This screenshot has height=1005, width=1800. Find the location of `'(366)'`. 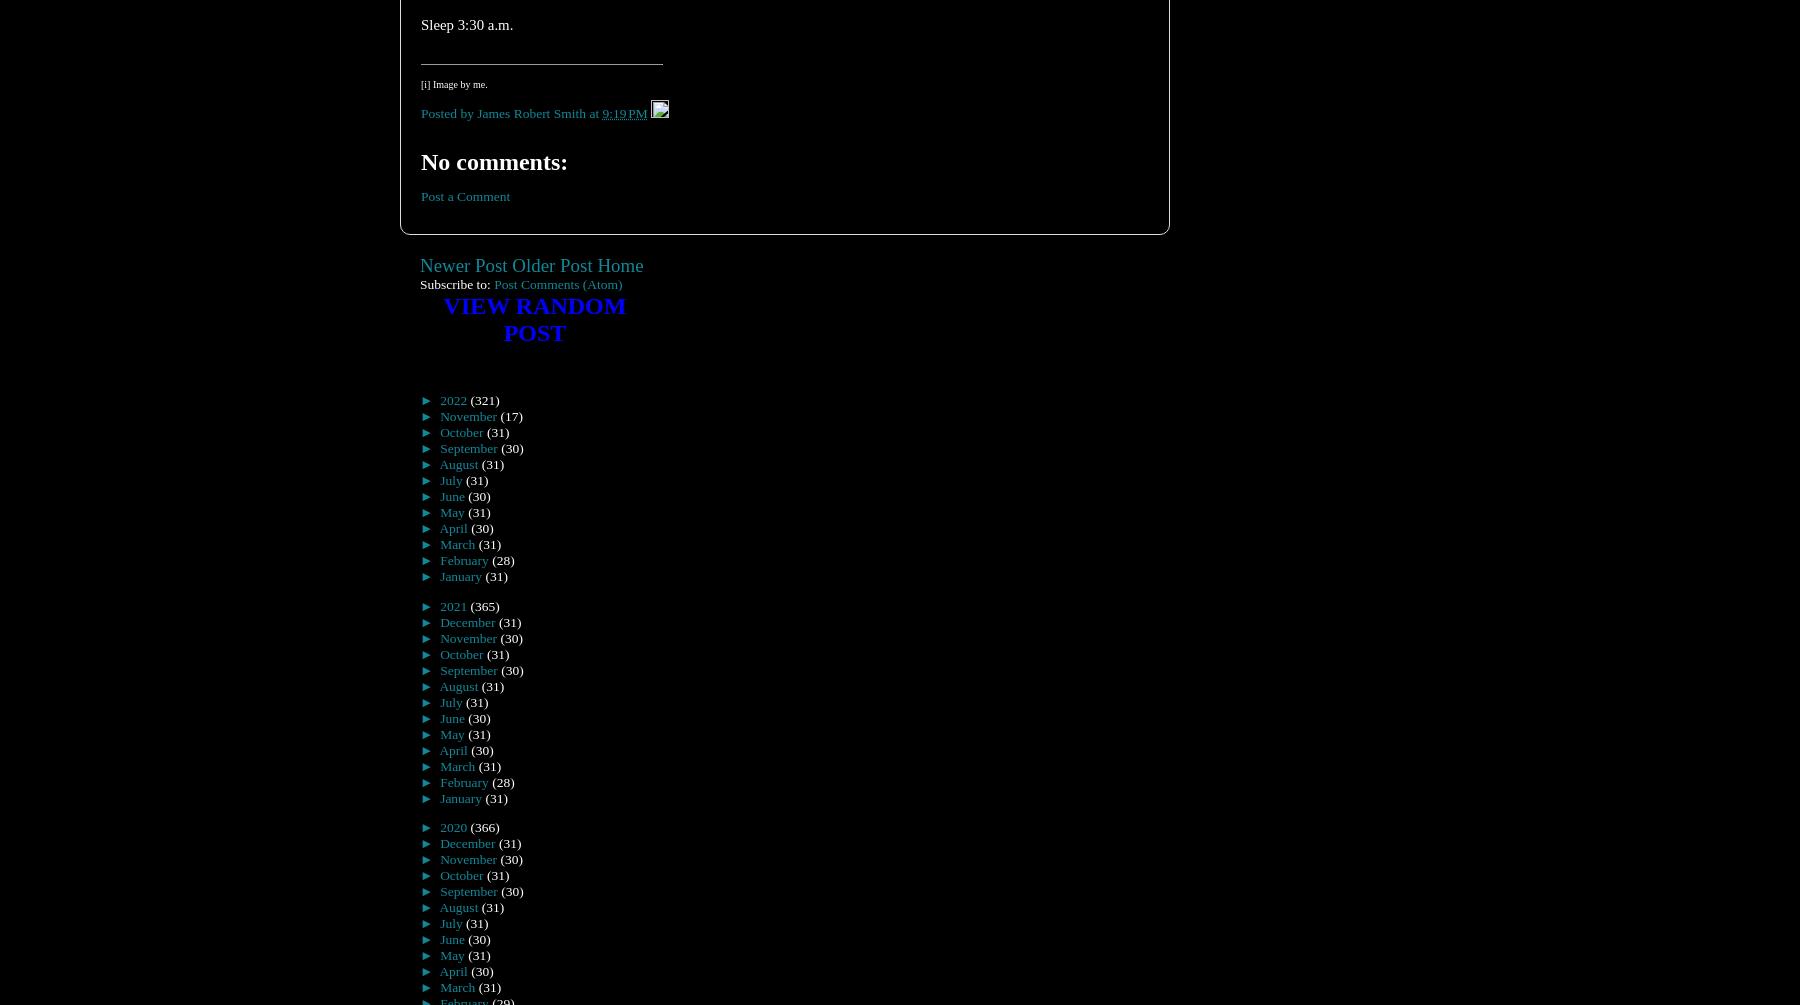

'(366)' is located at coordinates (483, 827).